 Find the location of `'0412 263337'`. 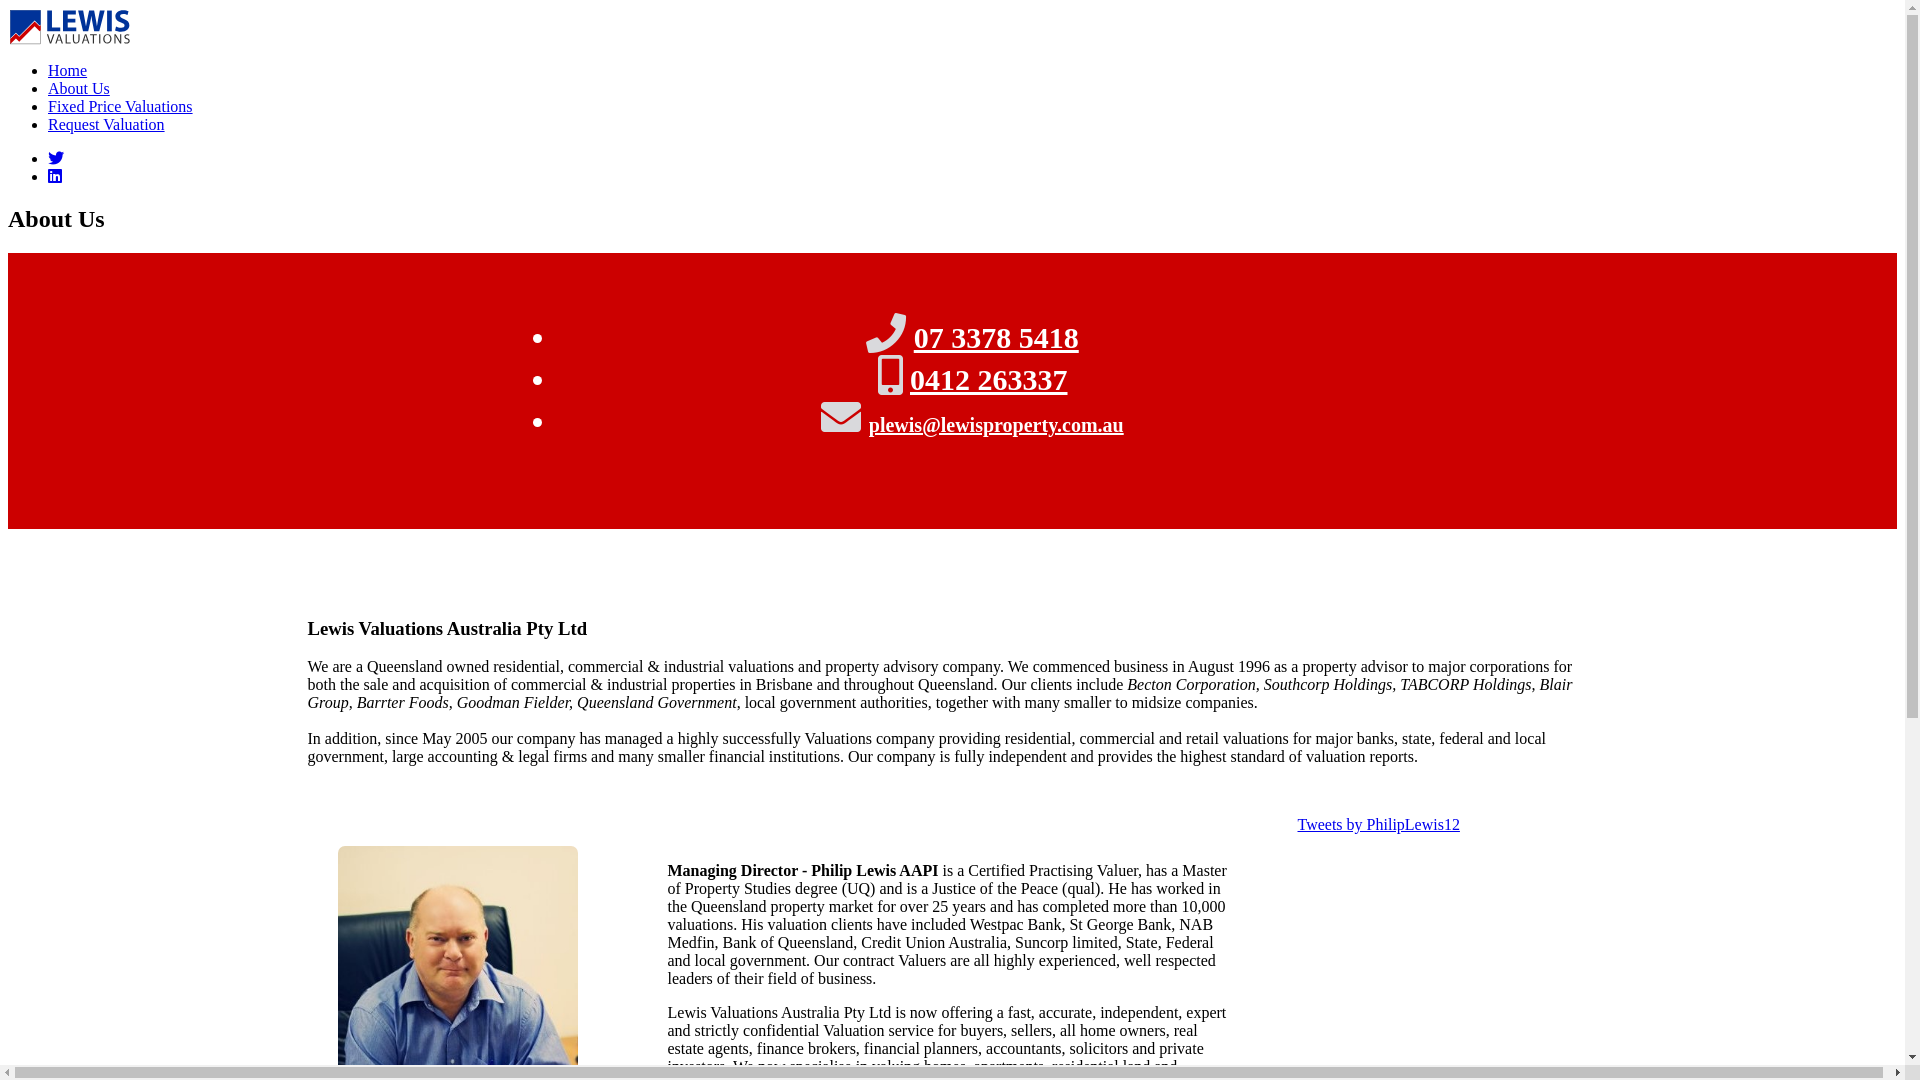

'0412 263337' is located at coordinates (988, 379).